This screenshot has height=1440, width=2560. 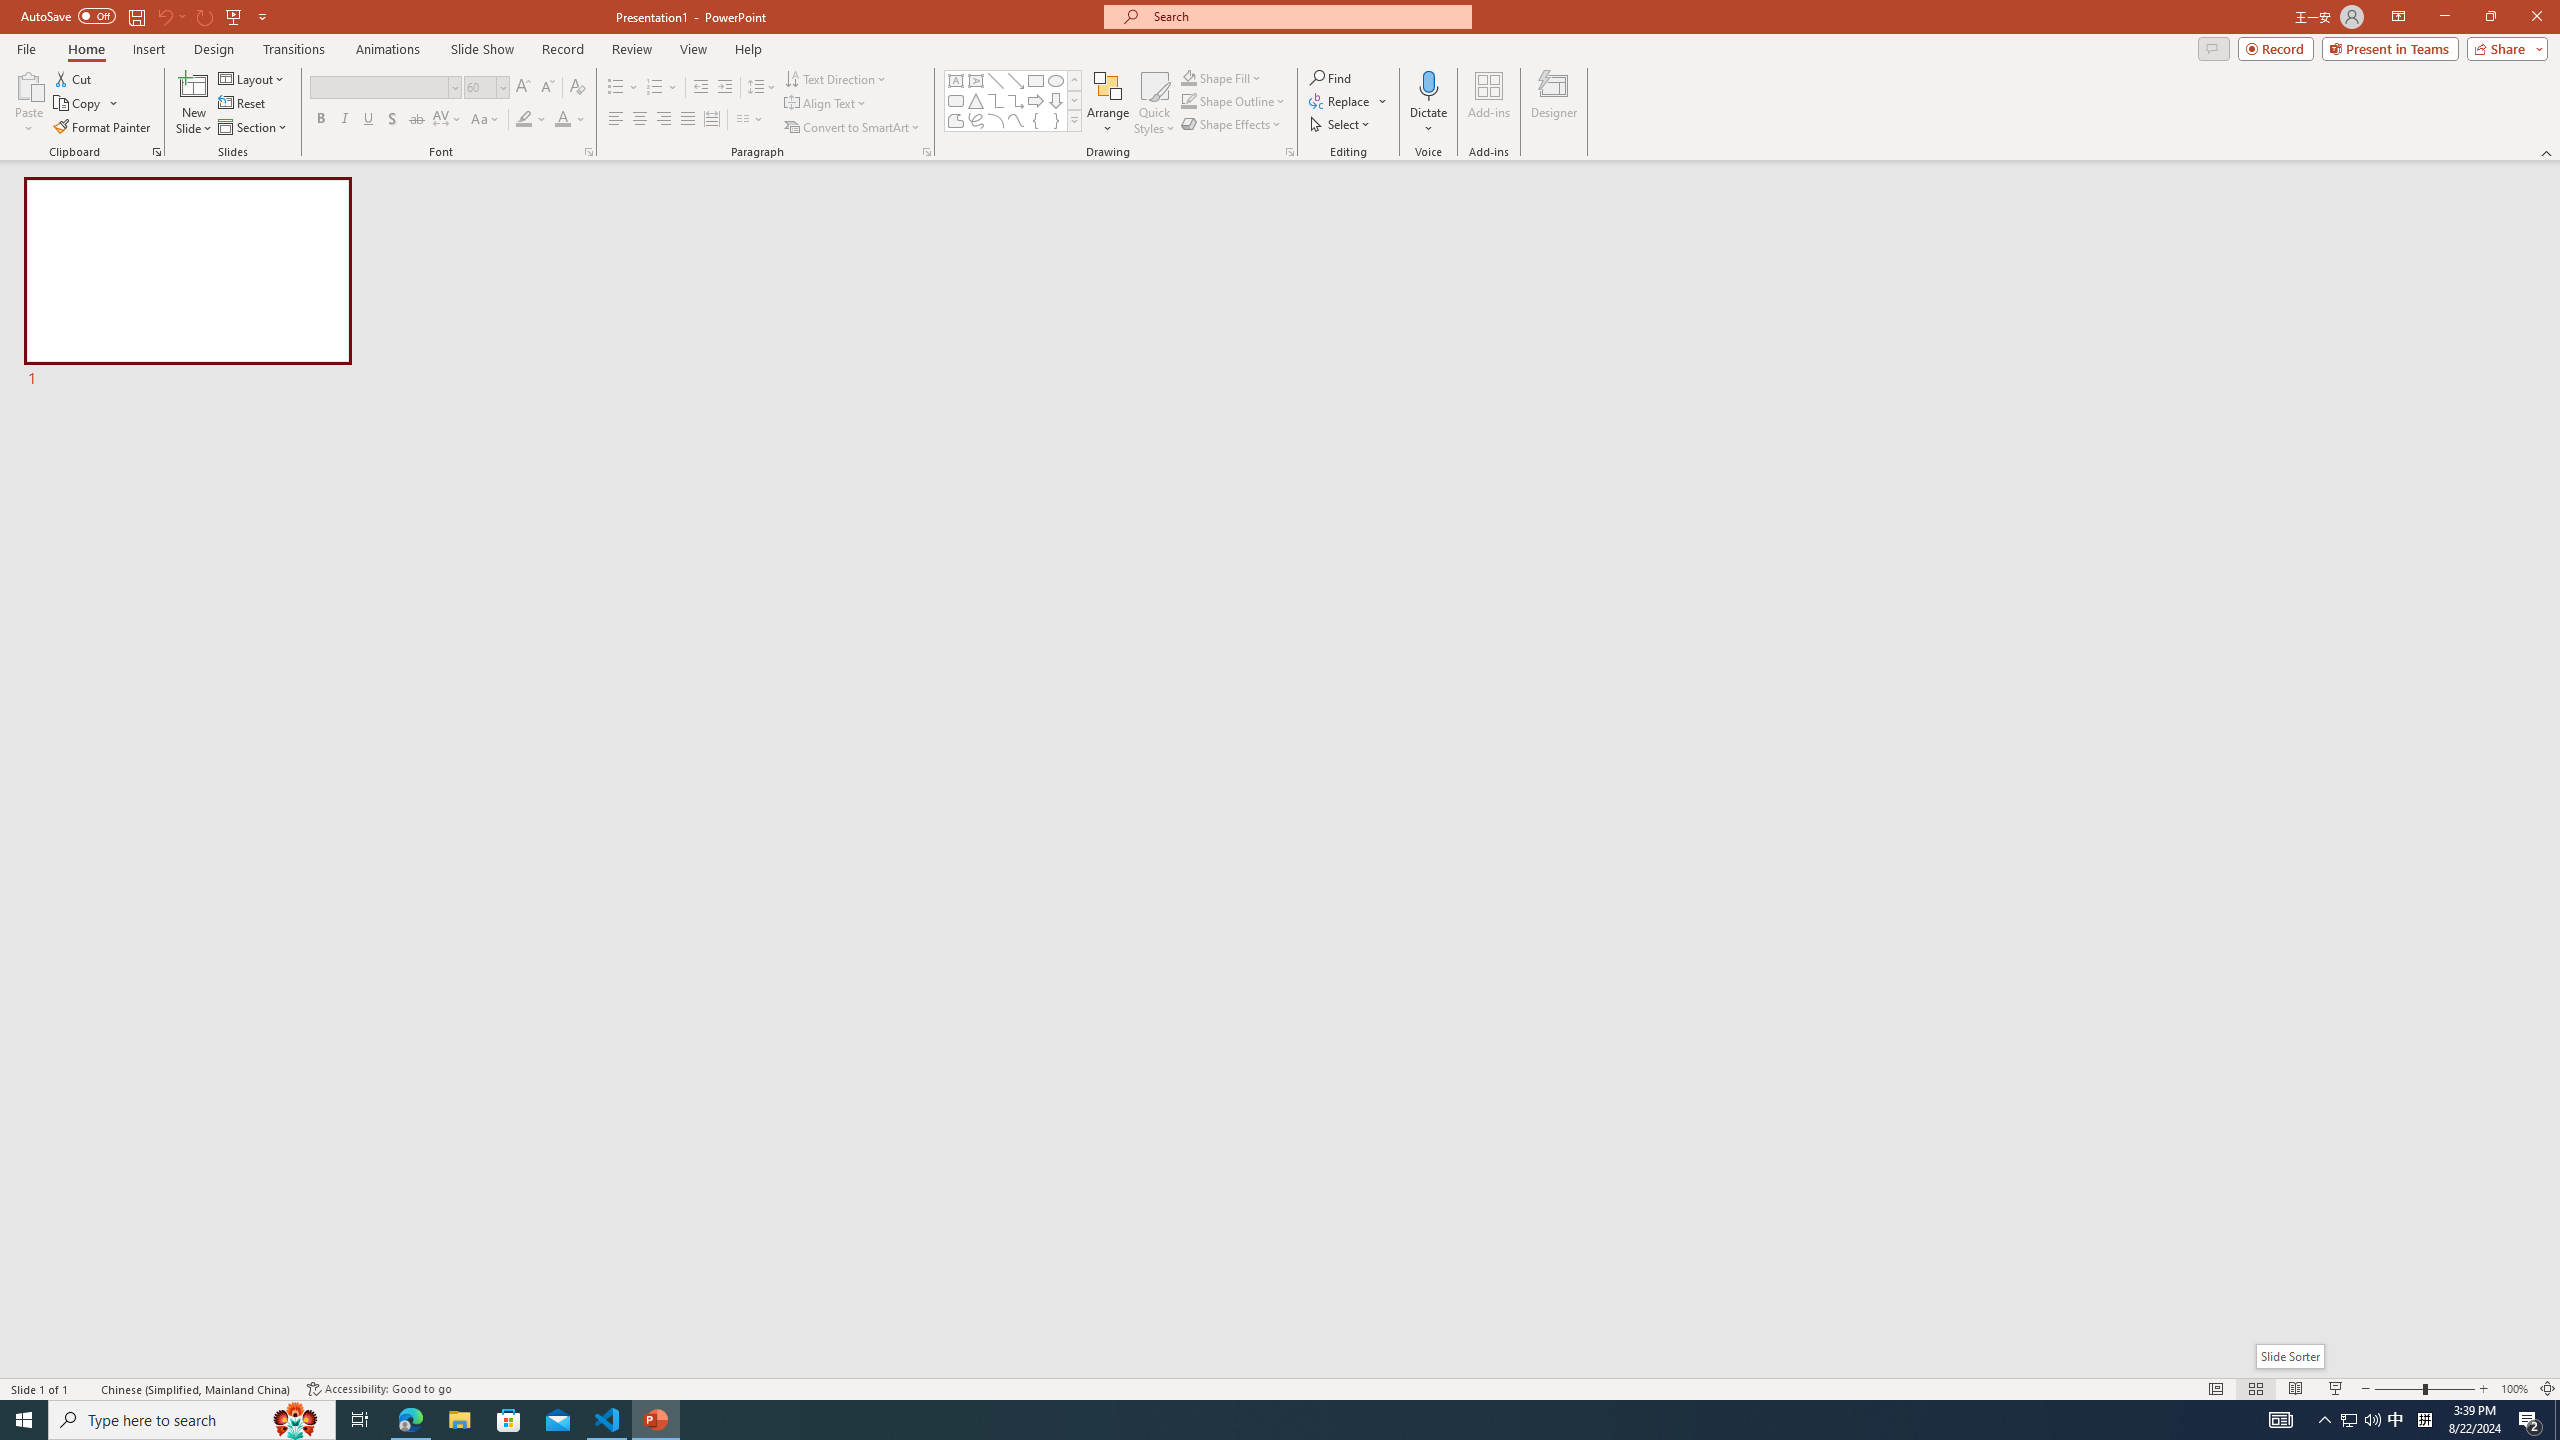 What do you see at coordinates (293, 49) in the screenshot?
I see `'Transitions'` at bounding box center [293, 49].